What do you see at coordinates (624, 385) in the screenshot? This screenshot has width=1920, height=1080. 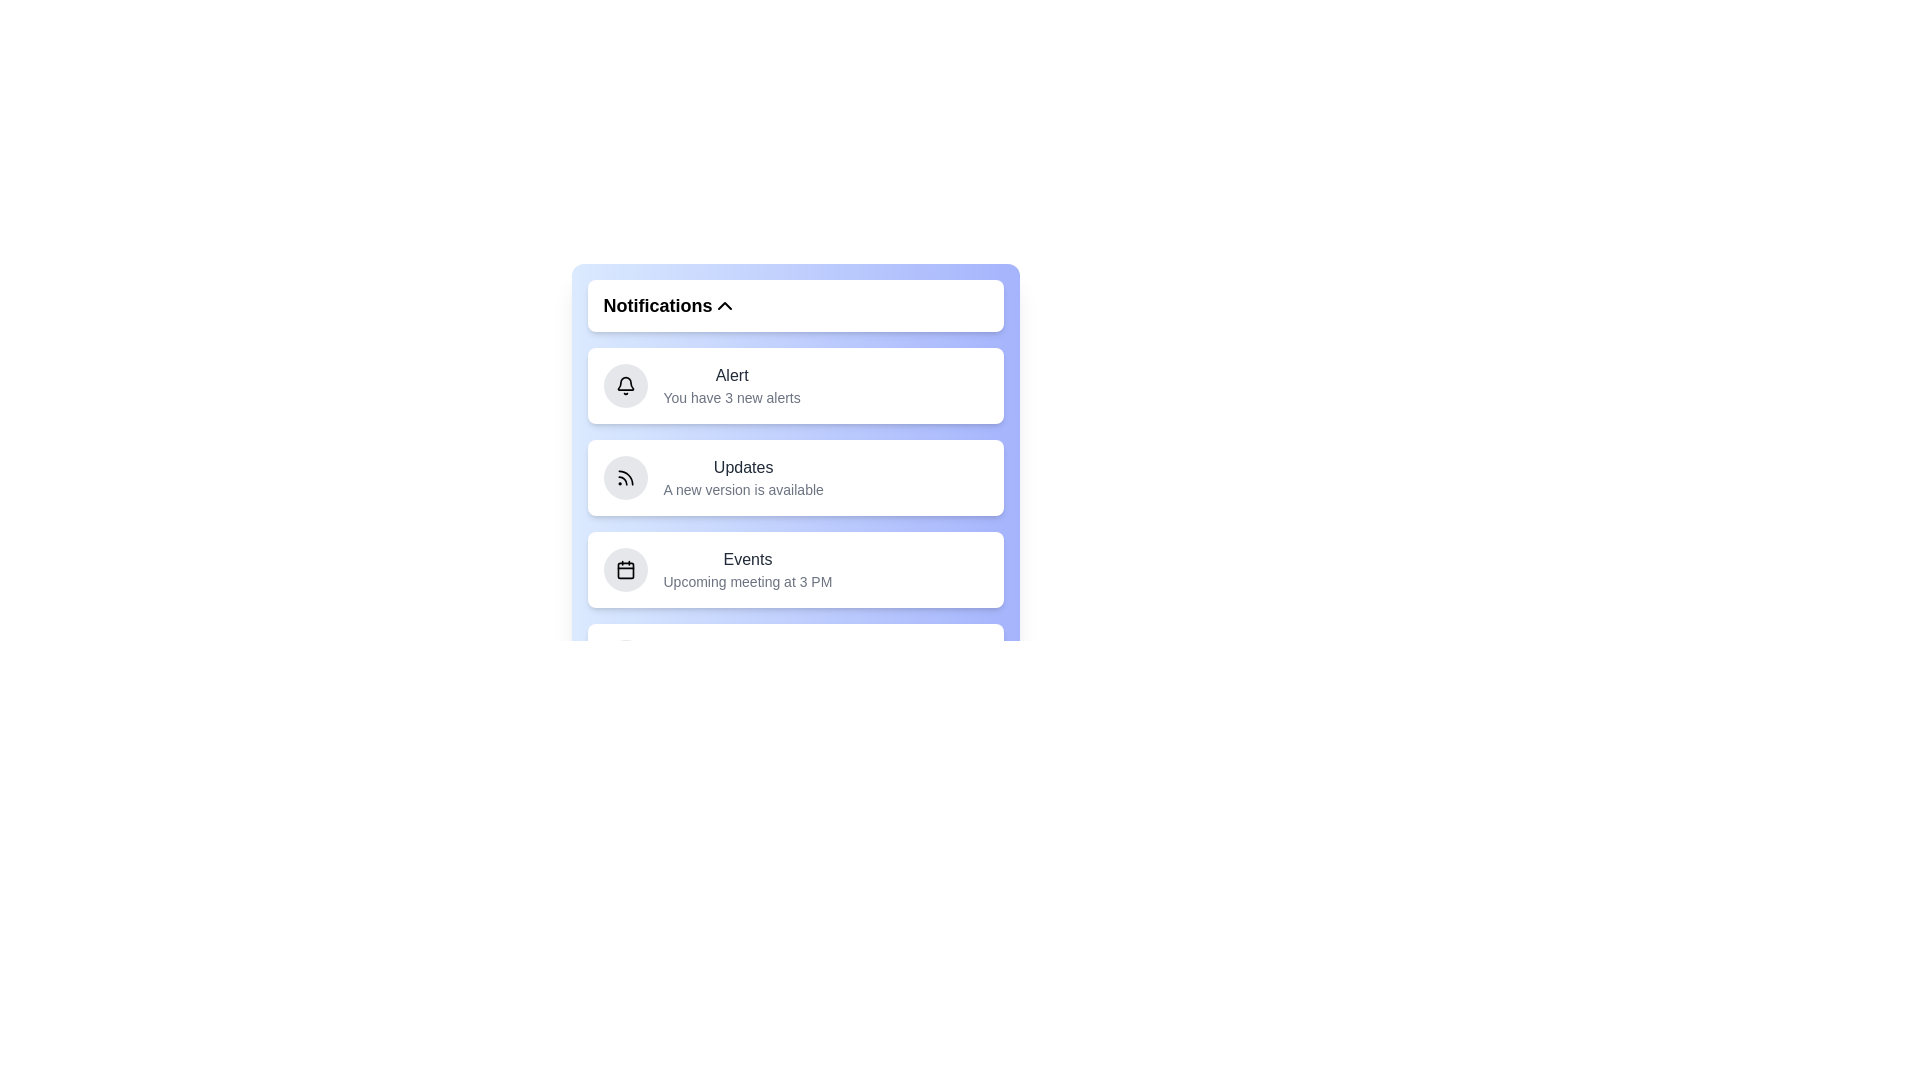 I see `the icon representing Alert notification` at bounding box center [624, 385].